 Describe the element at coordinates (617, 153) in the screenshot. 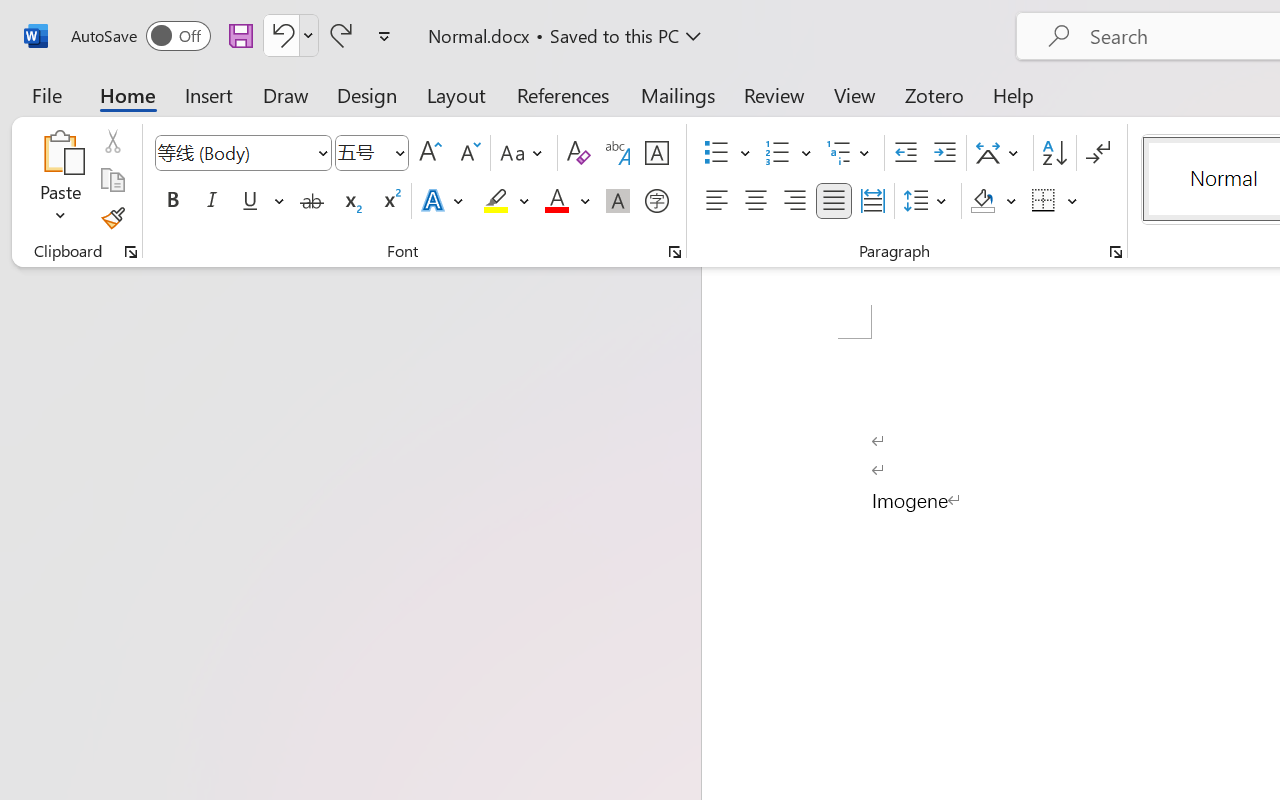

I see `'Phonetic Guide...'` at that location.